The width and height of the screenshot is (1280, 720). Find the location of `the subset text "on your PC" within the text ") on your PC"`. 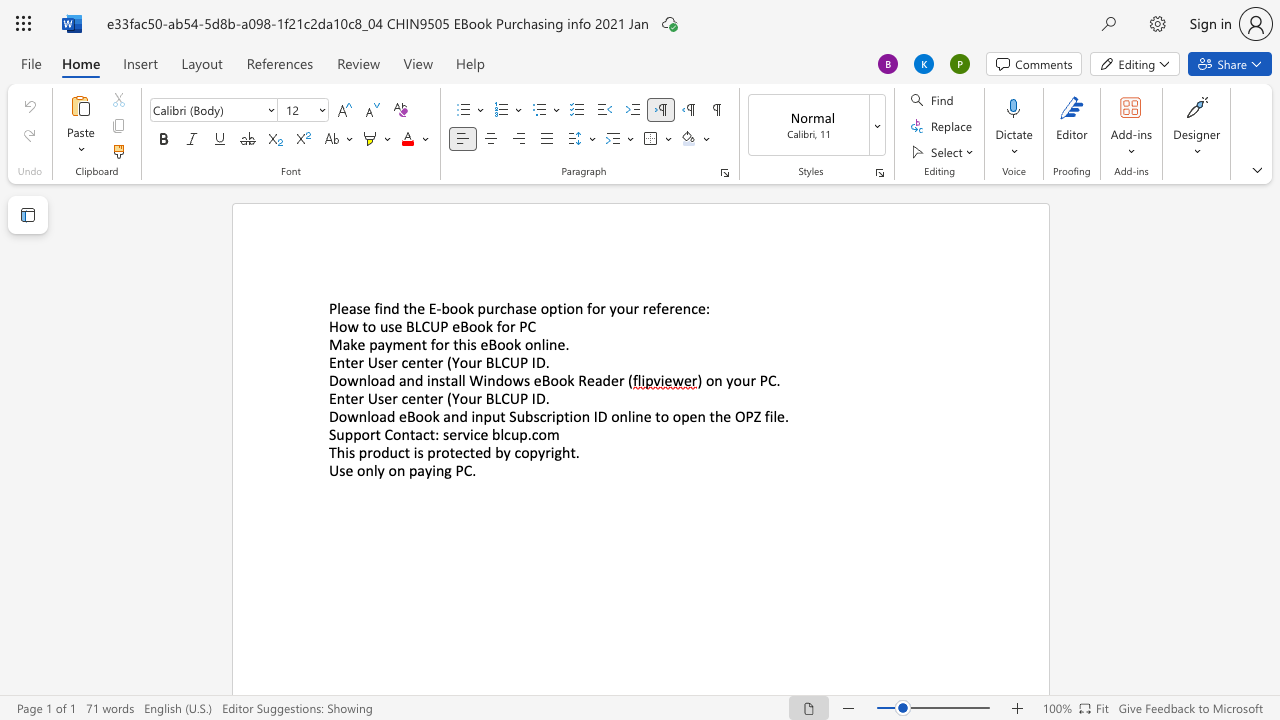

the subset text "on your PC" within the text ") on your PC" is located at coordinates (705, 380).